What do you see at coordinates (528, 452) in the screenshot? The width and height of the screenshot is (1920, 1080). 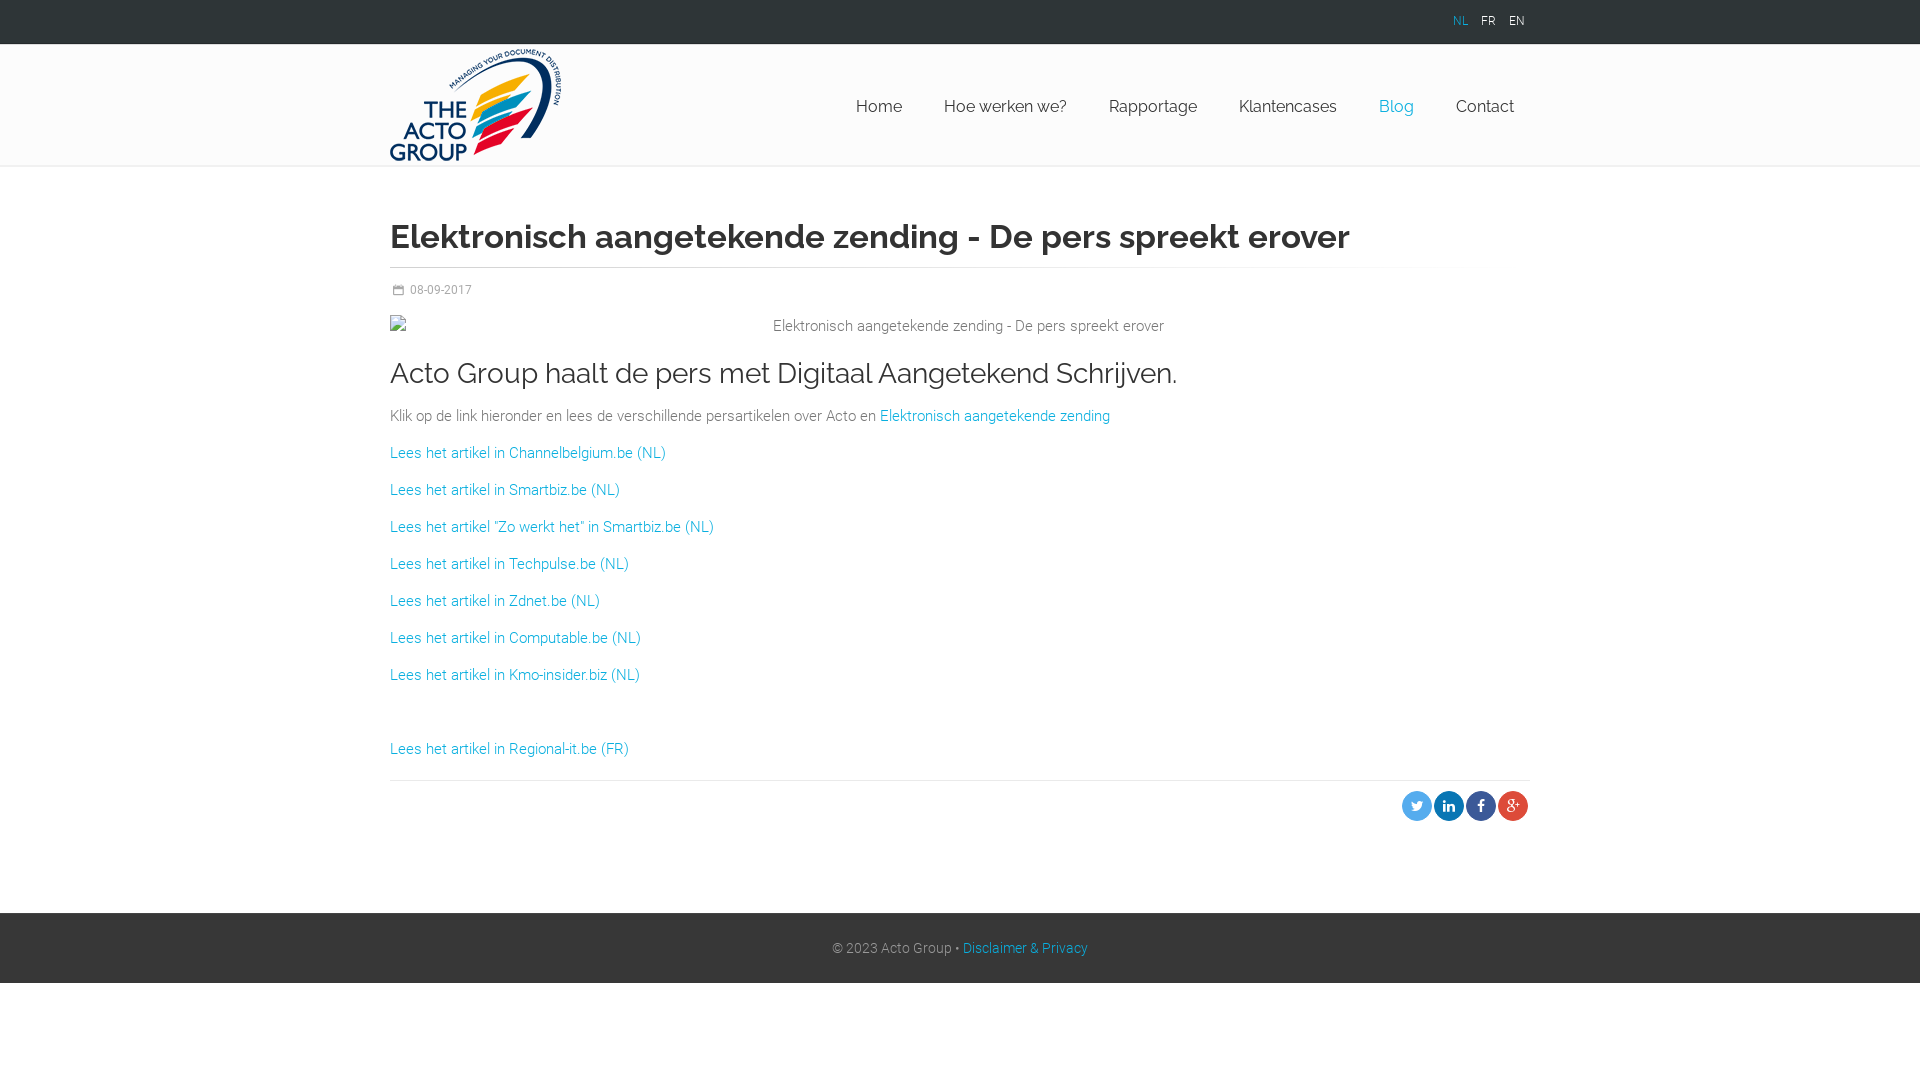 I see `'Lees het artikel in Channelbelgium.be (NL)'` at bounding box center [528, 452].